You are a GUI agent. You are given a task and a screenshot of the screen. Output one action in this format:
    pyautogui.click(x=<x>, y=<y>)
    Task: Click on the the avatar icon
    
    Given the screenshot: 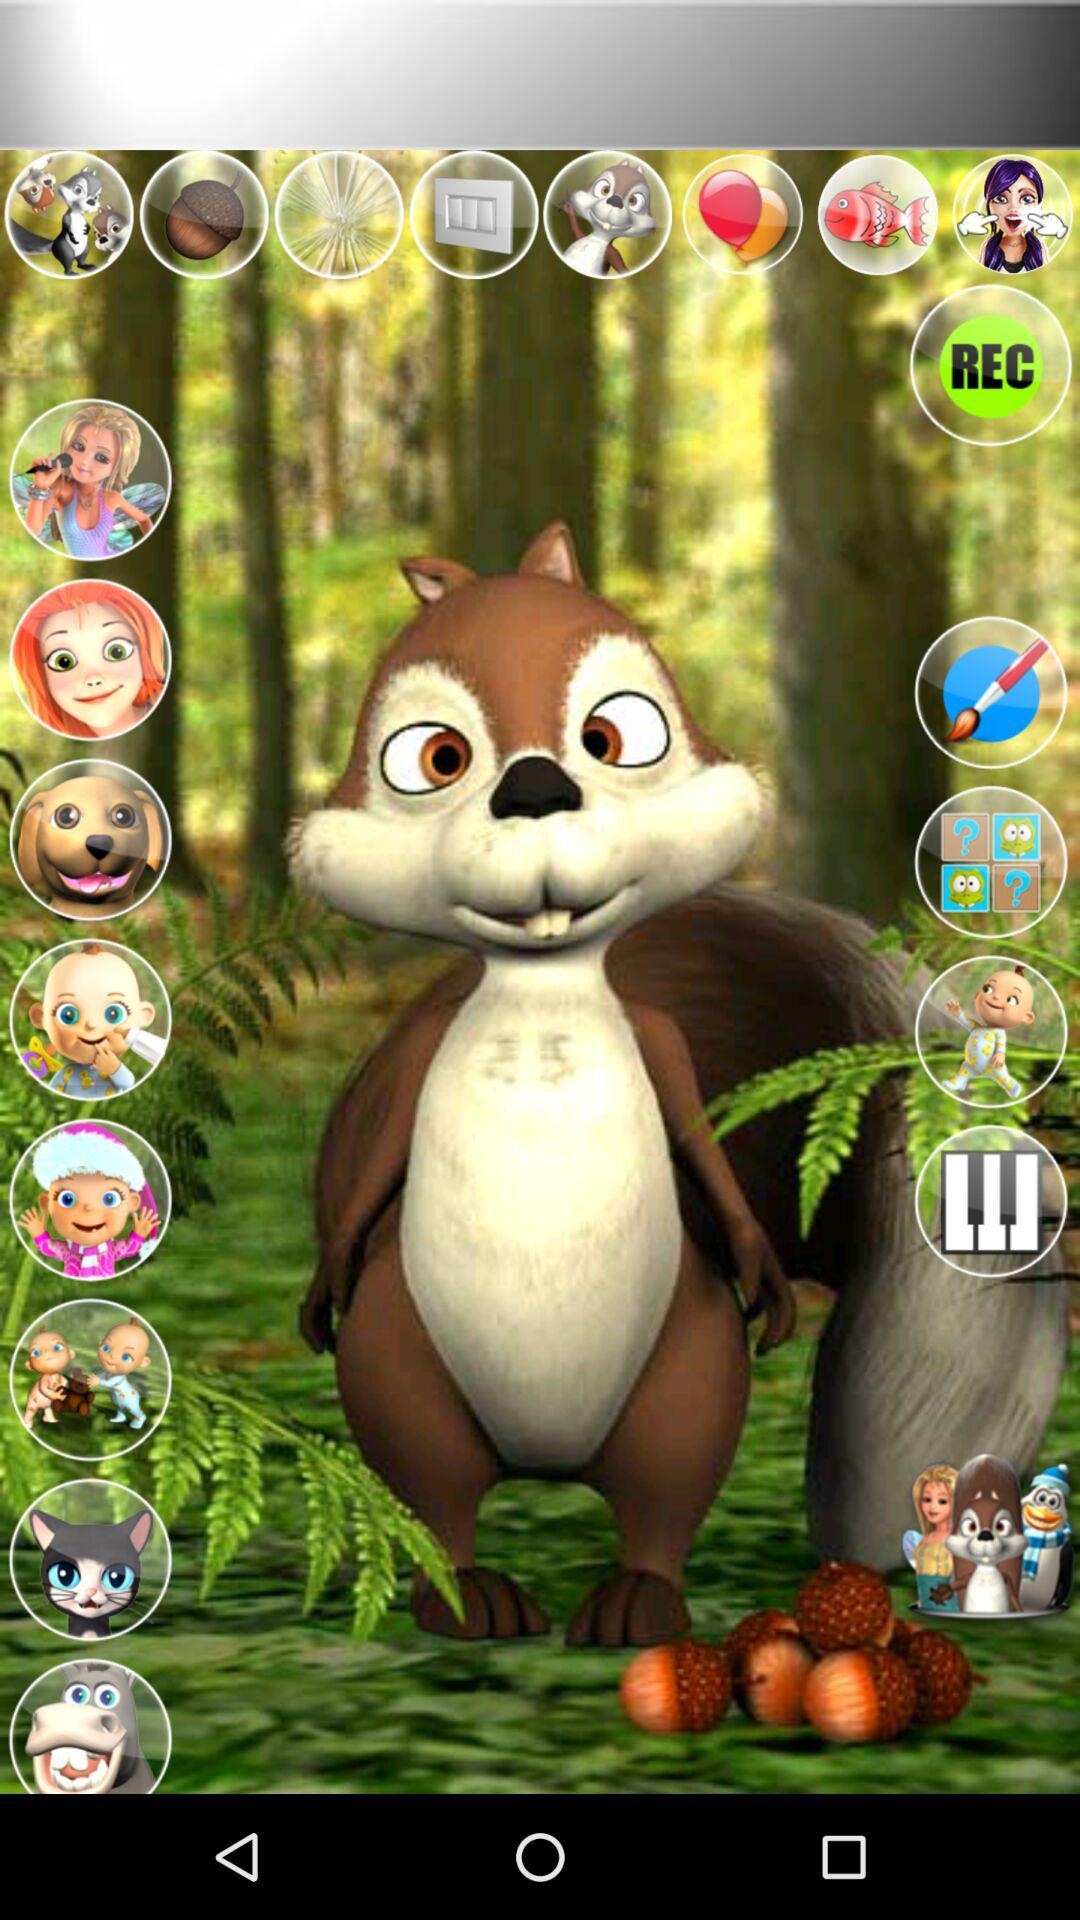 What is the action you would take?
    pyautogui.click(x=88, y=1470)
    